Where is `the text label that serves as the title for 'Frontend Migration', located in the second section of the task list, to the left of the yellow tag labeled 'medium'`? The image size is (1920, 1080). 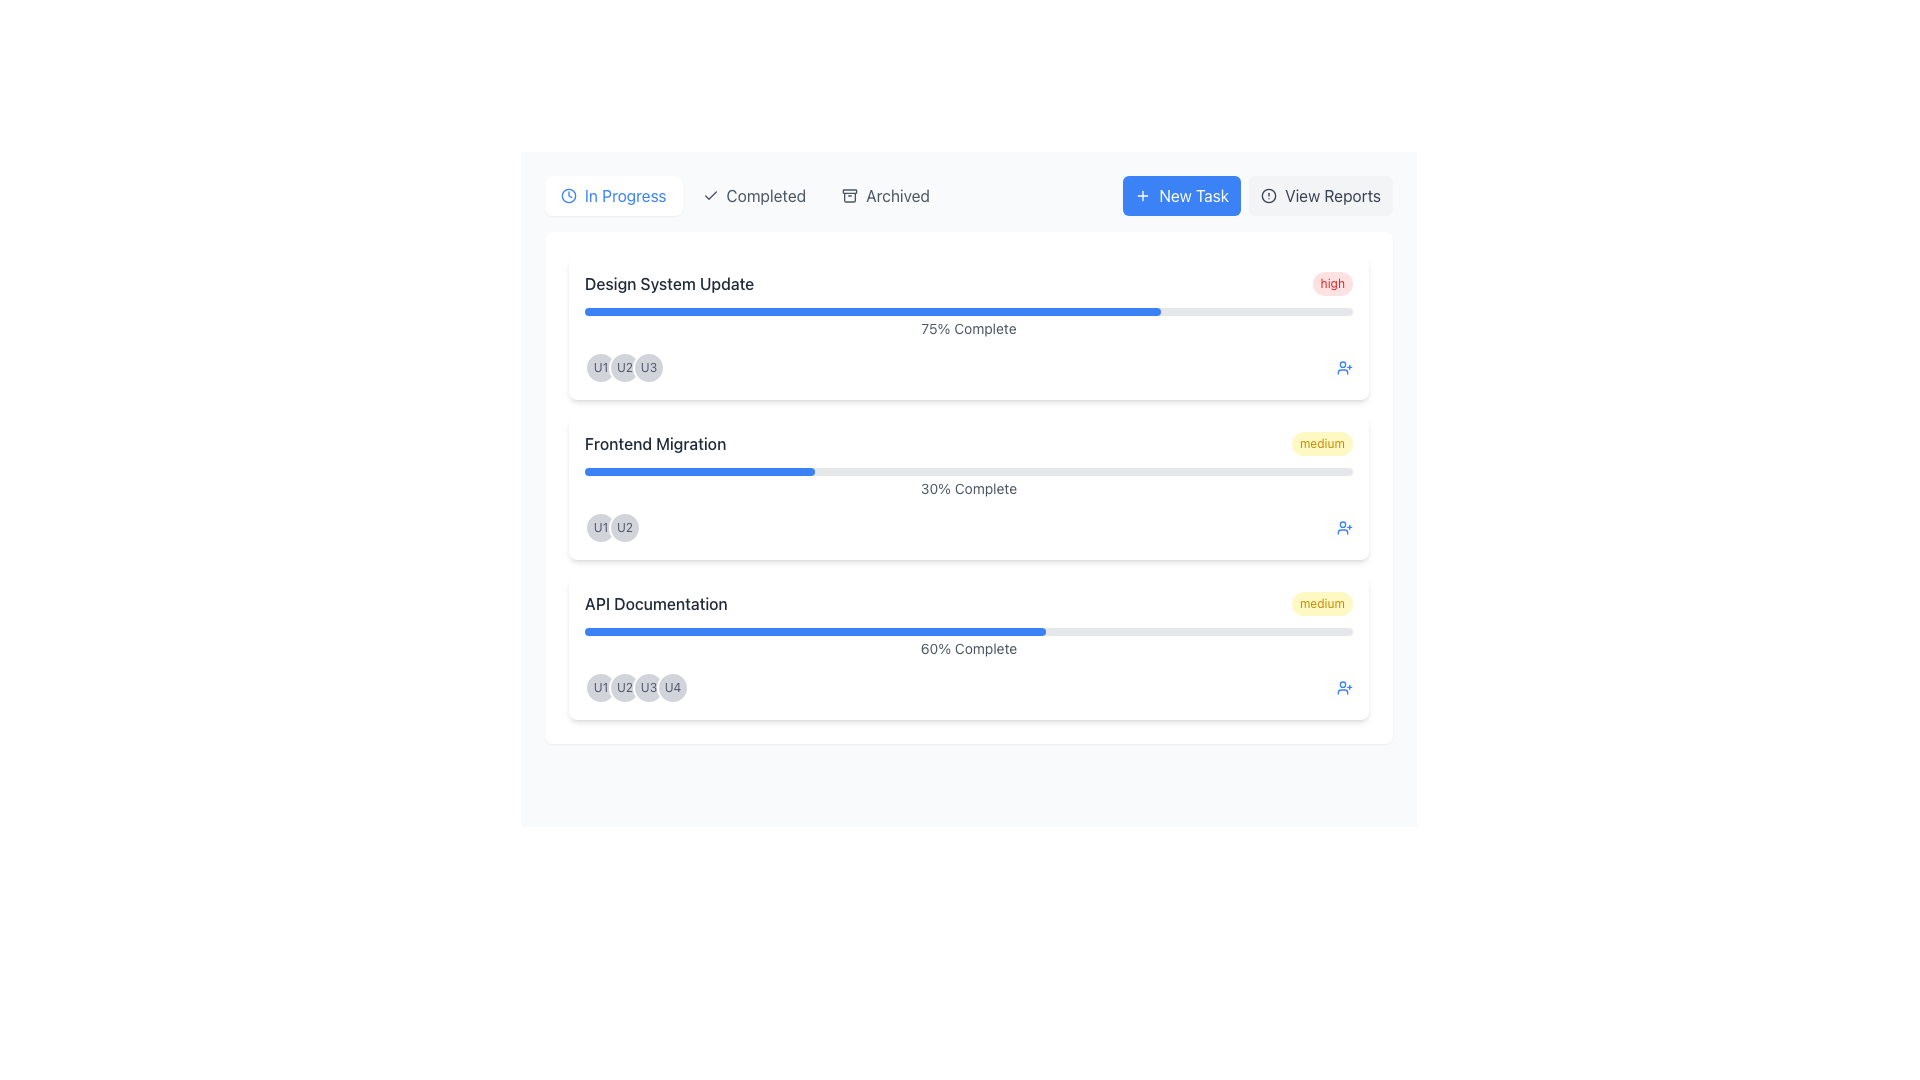
the text label that serves as the title for 'Frontend Migration', located in the second section of the task list, to the left of the yellow tag labeled 'medium' is located at coordinates (655, 442).